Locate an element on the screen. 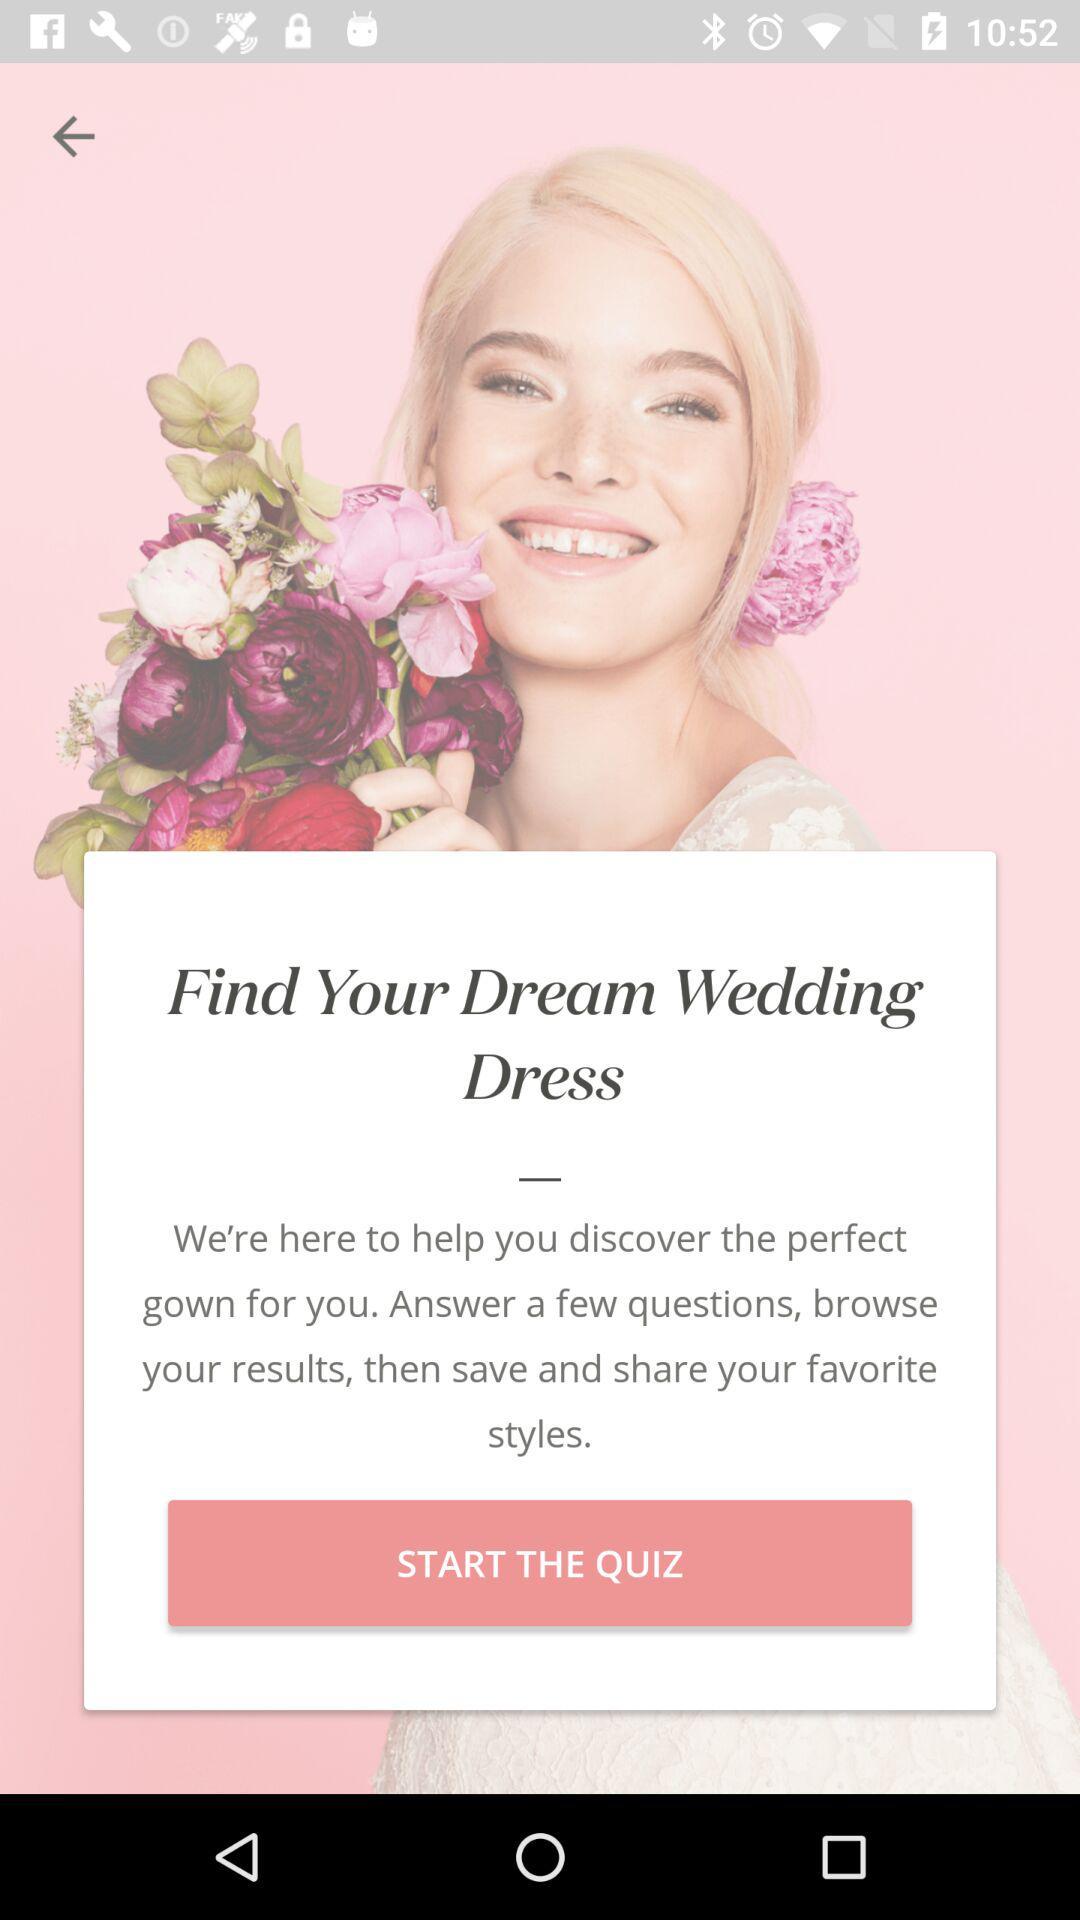  start the quiz item is located at coordinates (540, 1562).